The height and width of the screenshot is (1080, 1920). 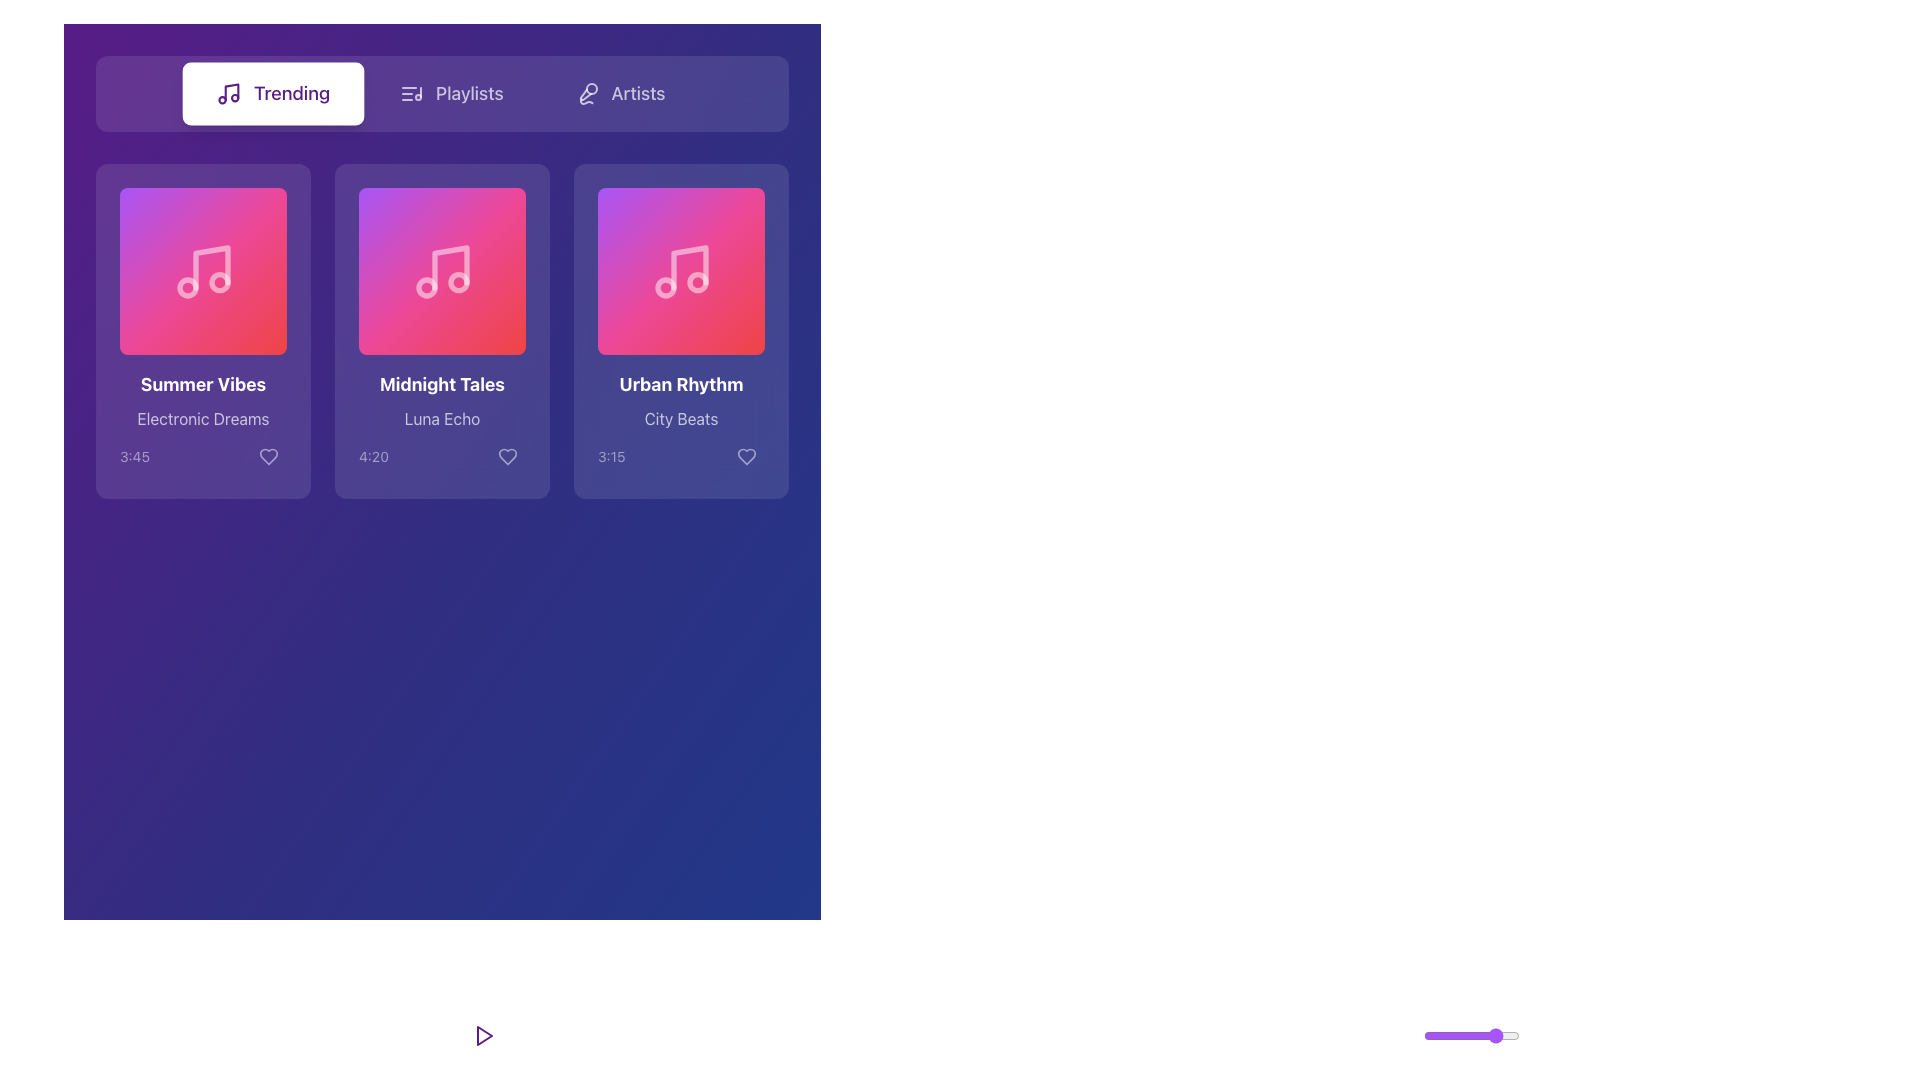 What do you see at coordinates (1424, 1035) in the screenshot?
I see `the value of the slider` at bounding box center [1424, 1035].